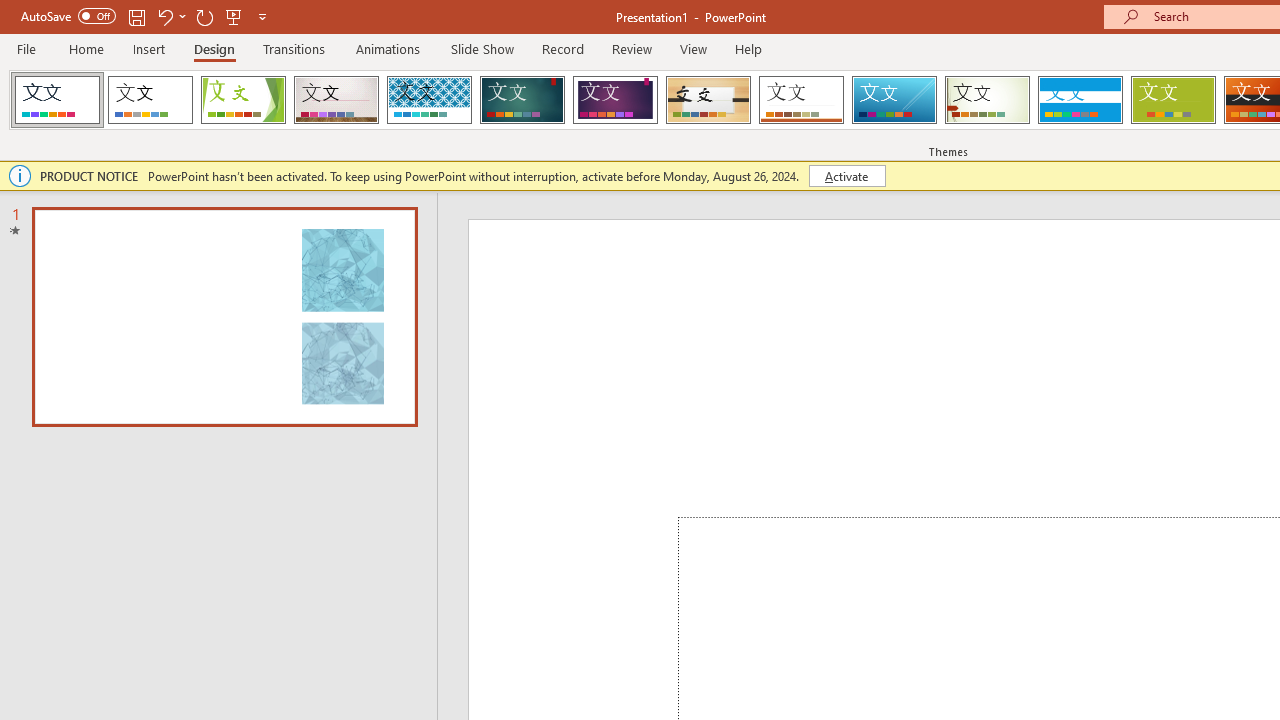 This screenshot has height=720, width=1280. Describe the element at coordinates (135, 16) in the screenshot. I see `'Save'` at that location.